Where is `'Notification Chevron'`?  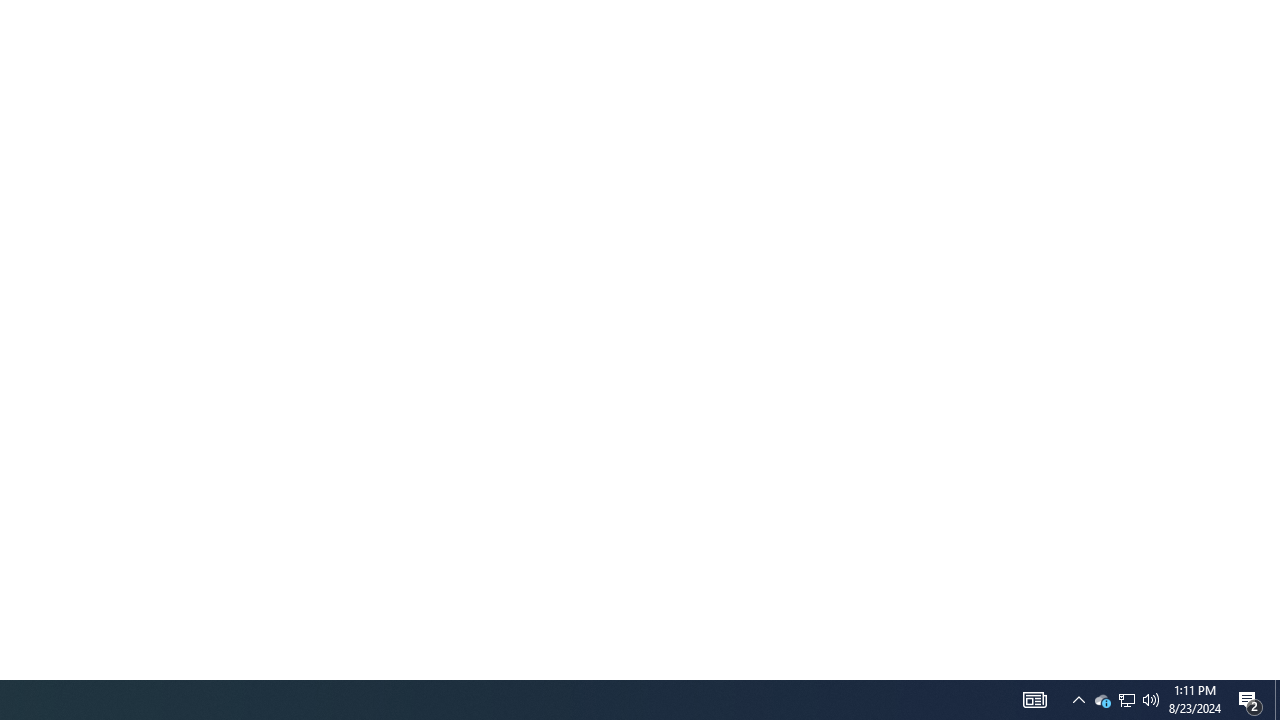 'Notification Chevron' is located at coordinates (1034, 698).